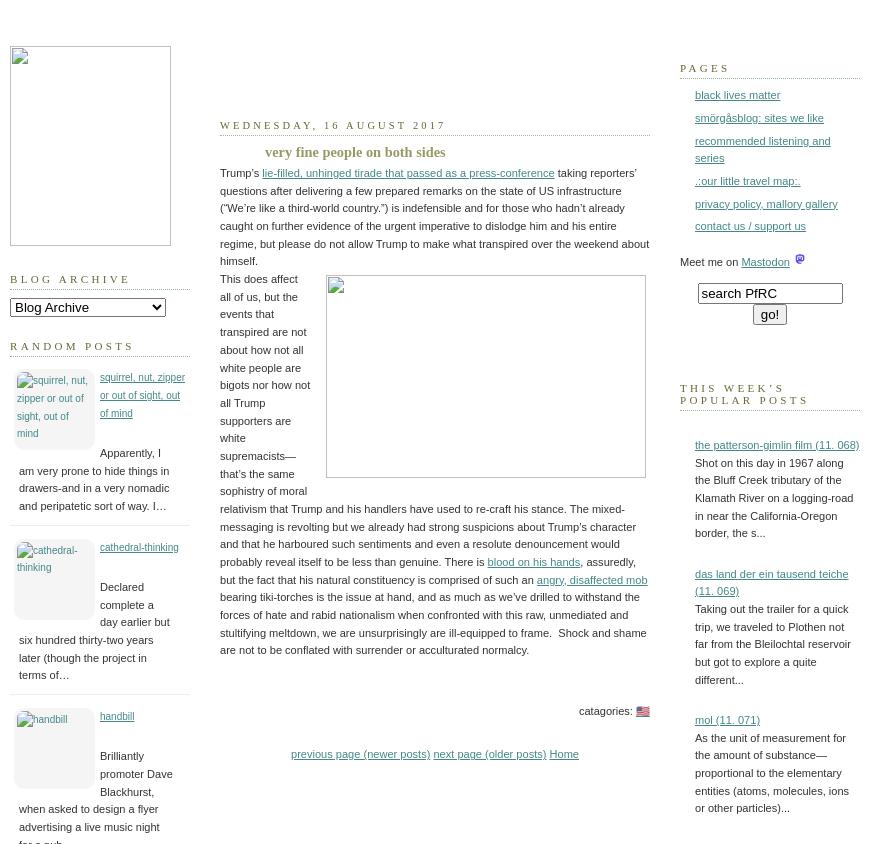 The image size is (890, 844). Describe the element at coordinates (70, 278) in the screenshot. I see `'Blog Archive'` at that location.